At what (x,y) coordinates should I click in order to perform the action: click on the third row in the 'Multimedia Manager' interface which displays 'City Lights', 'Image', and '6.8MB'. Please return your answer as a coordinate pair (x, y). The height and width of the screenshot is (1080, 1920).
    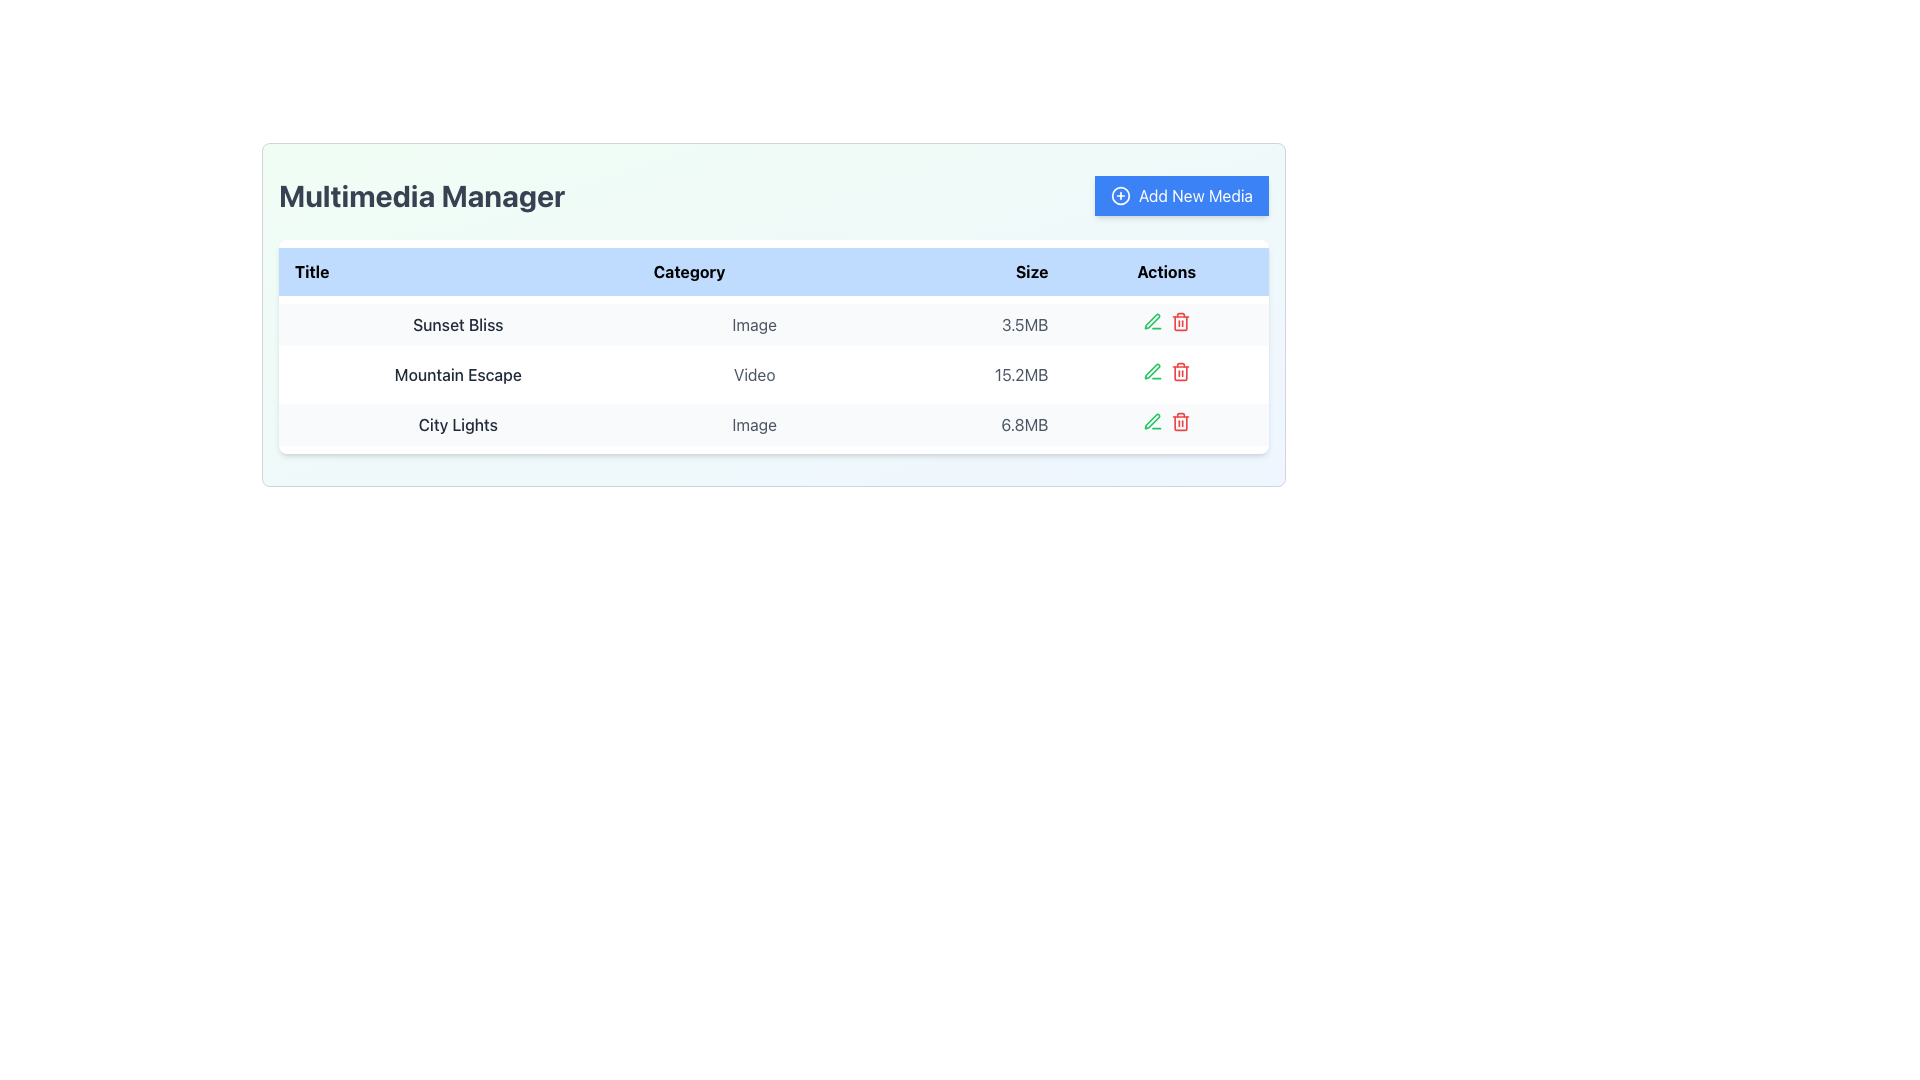
    Looking at the image, I should click on (772, 423).